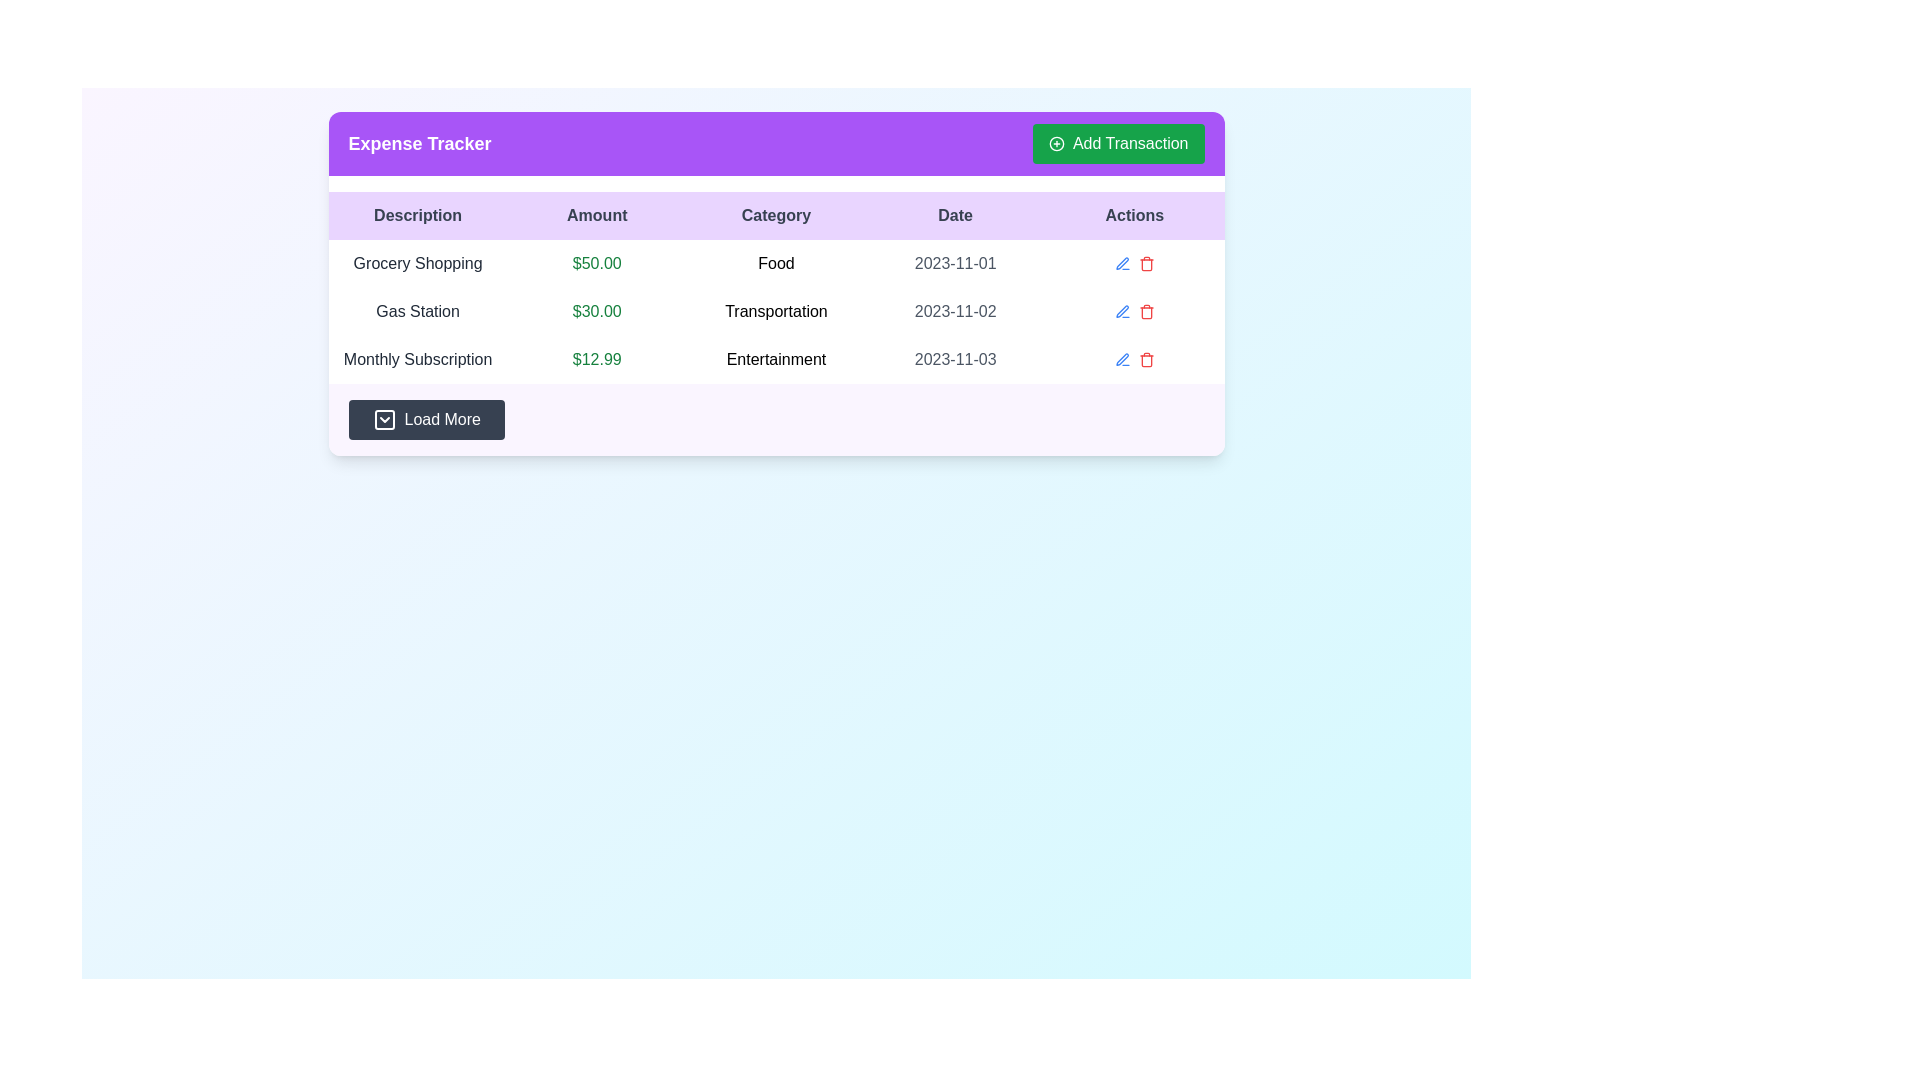 The width and height of the screenshot is (1920, 1080). I want to click on the header label for the 'Description' column, which is the first column header in the top row of the table-like section, so click(417, 216).